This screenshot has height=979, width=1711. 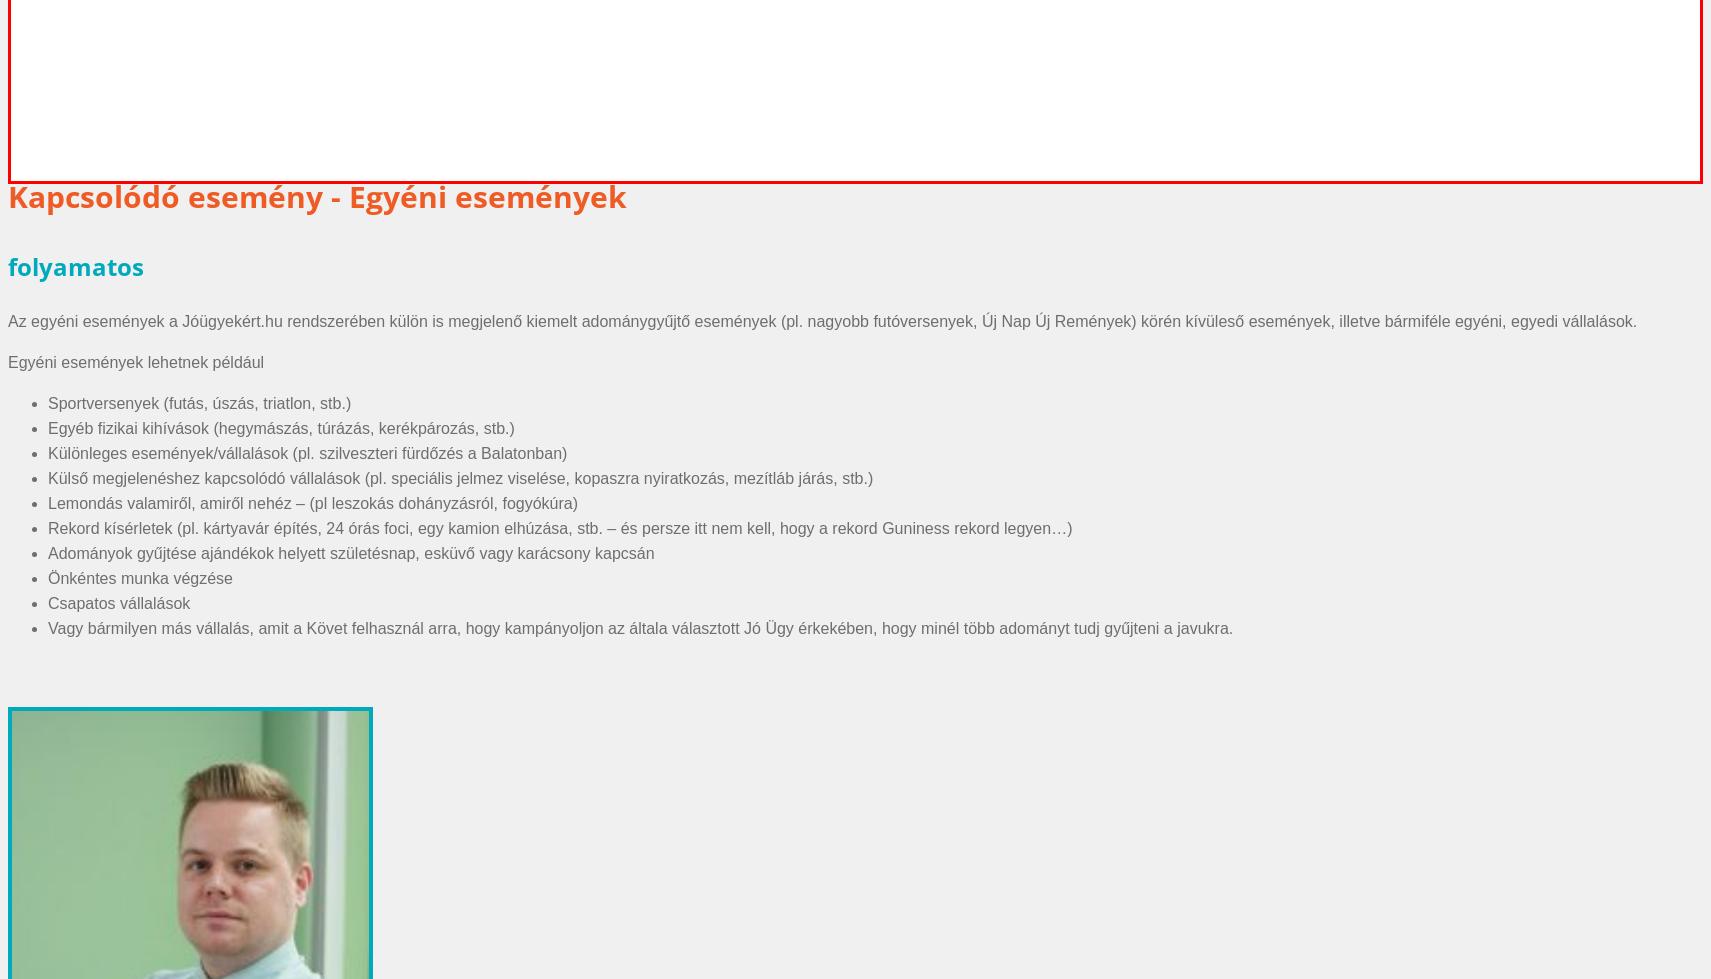 What do you see at coordinates (307, 452) in the screenshot?
I see `'Különleges események/vállalások (pl. szilveszteri fürdőzés a Balatonban)'` at bounding box center [307, 452].